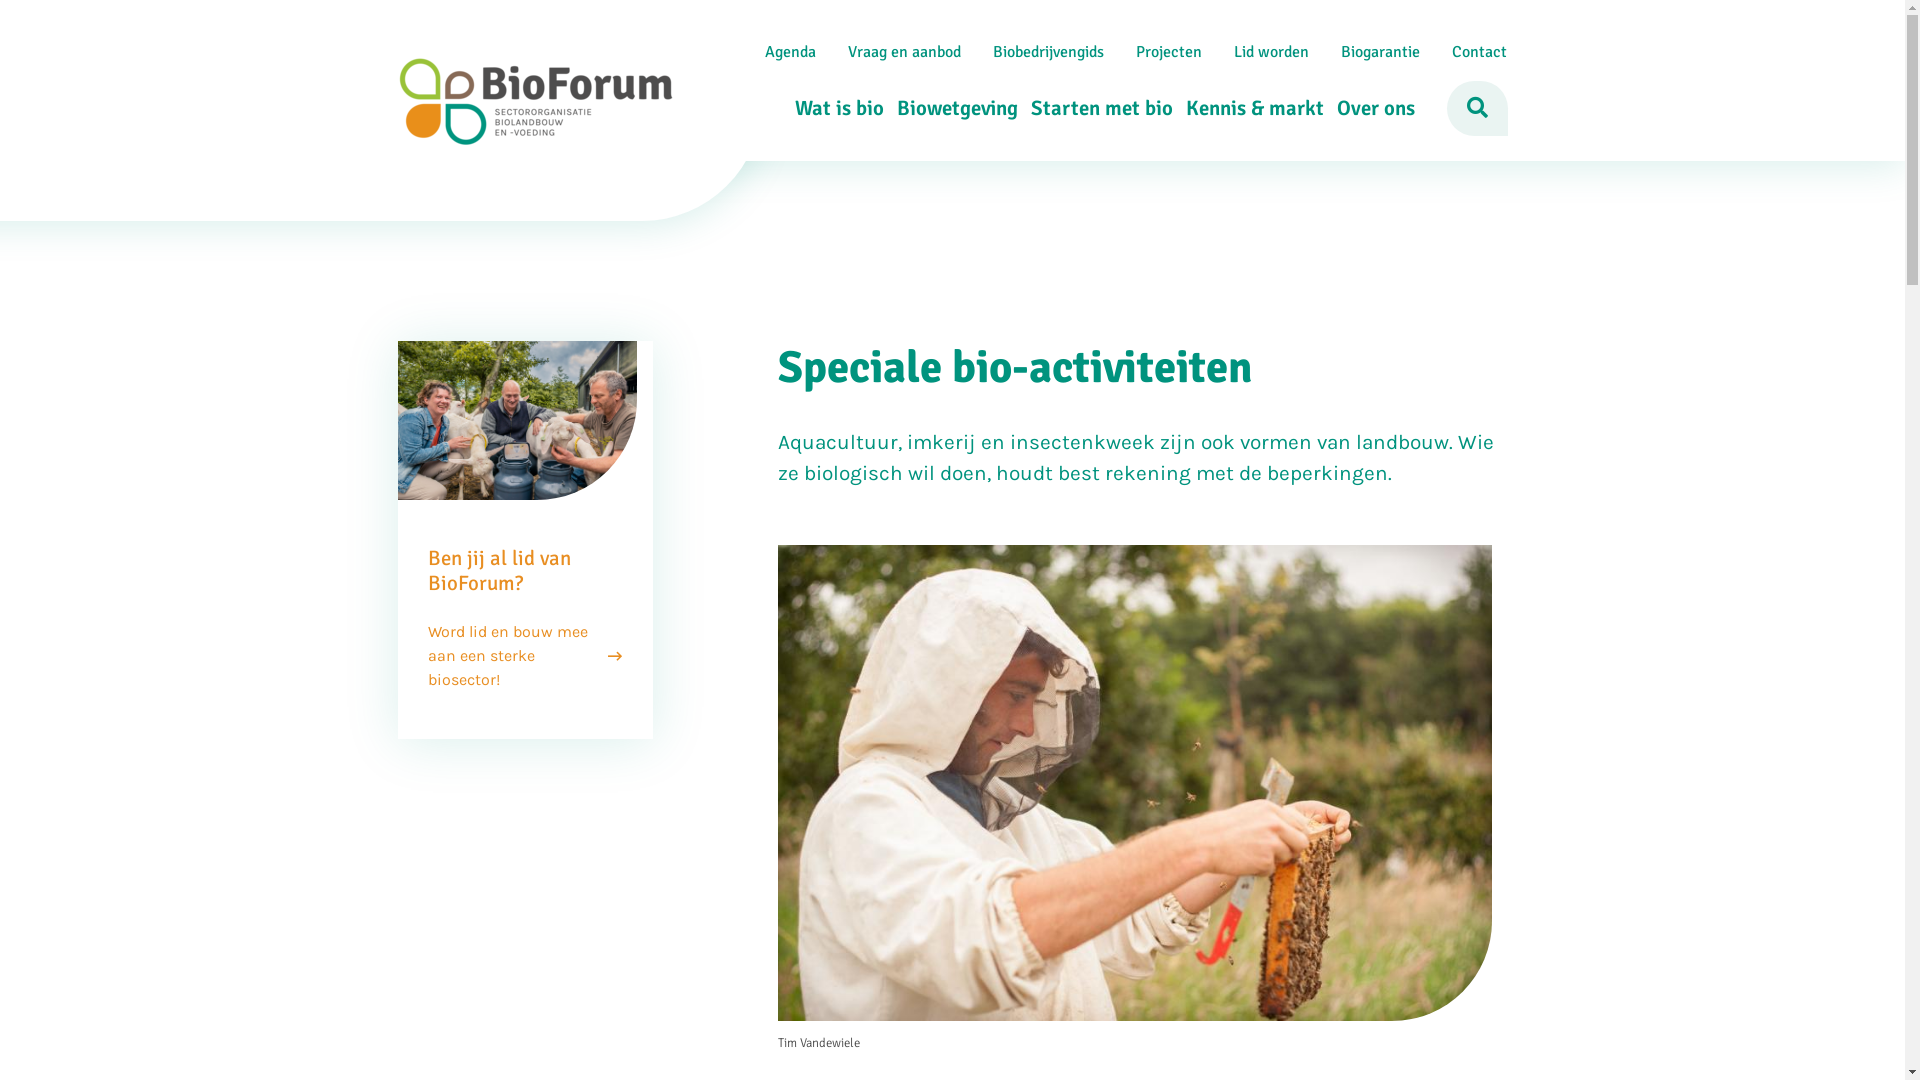  Describe the element at coordinates (975, 50) in the screenshot. I see `'Biobedrijvengids'` at that location.